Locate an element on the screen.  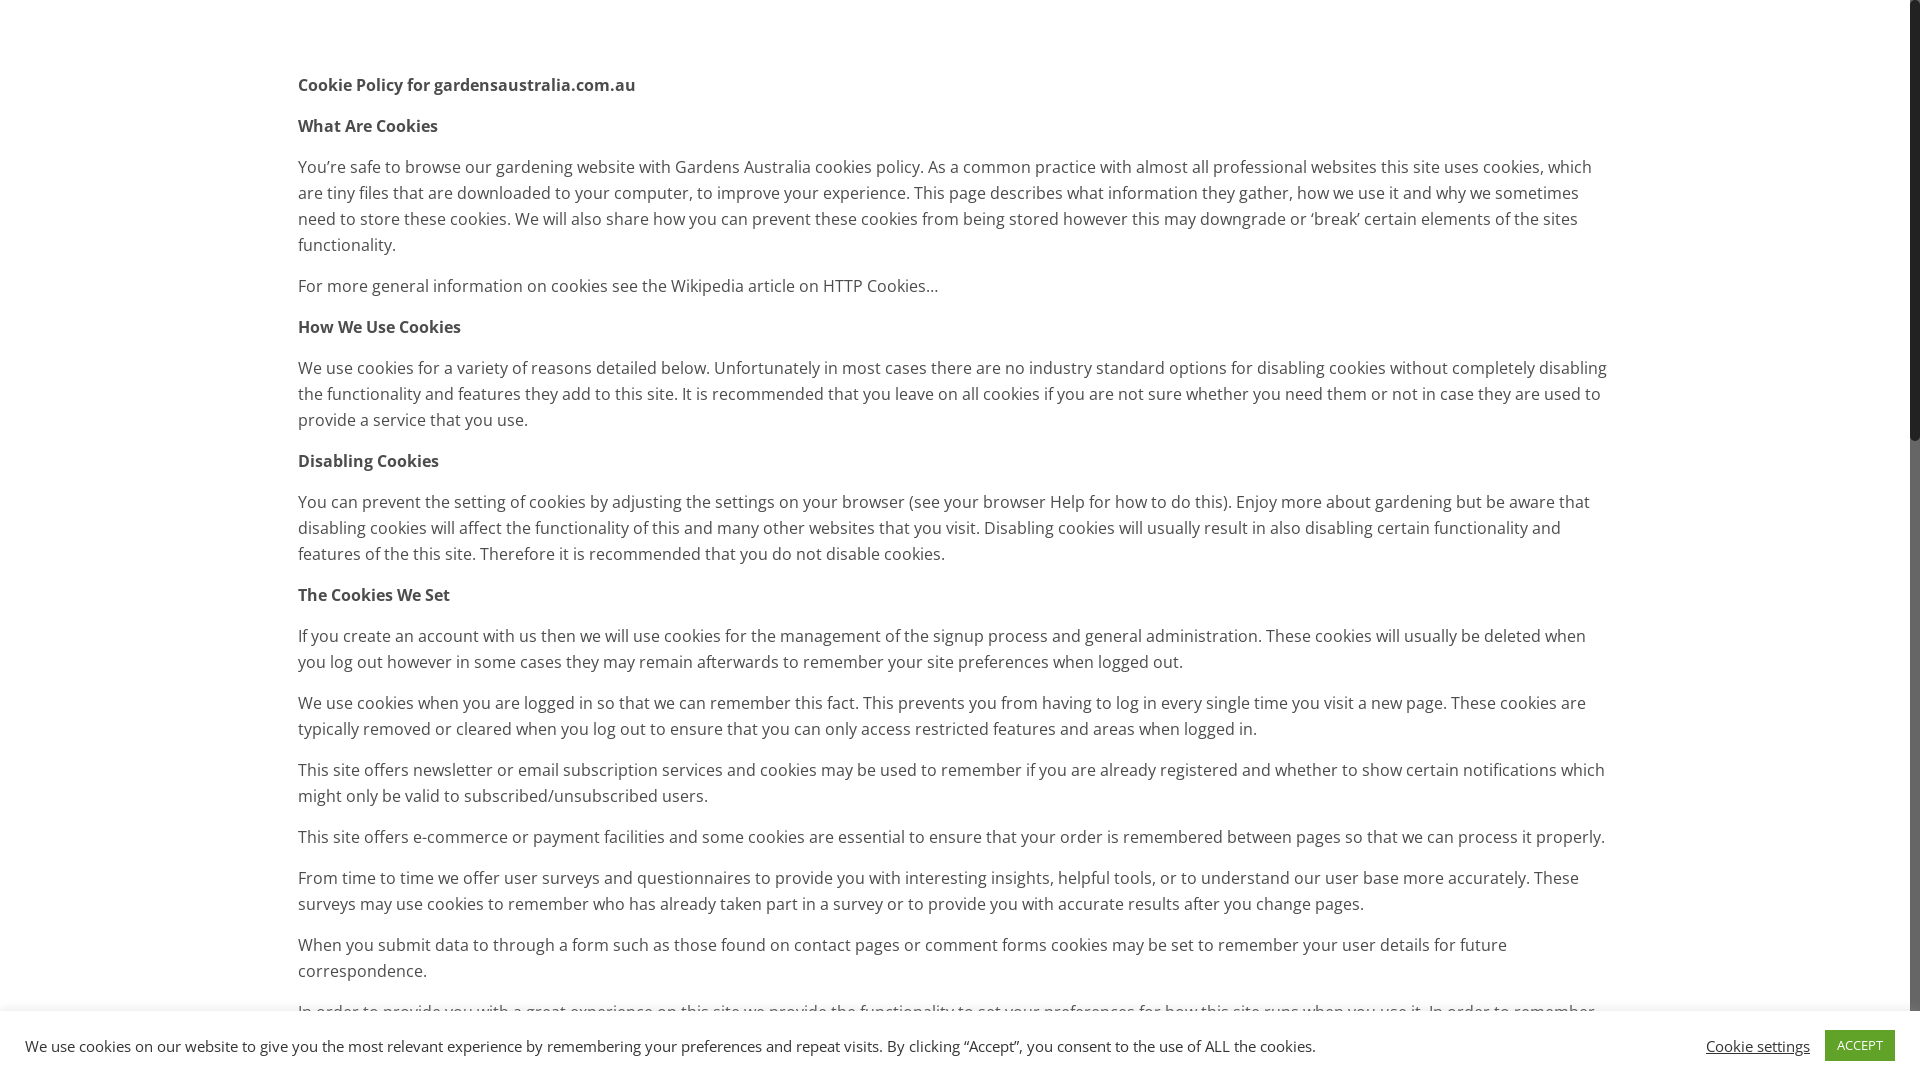
'Cookie settings' is located at coordinates (1756, 1044).